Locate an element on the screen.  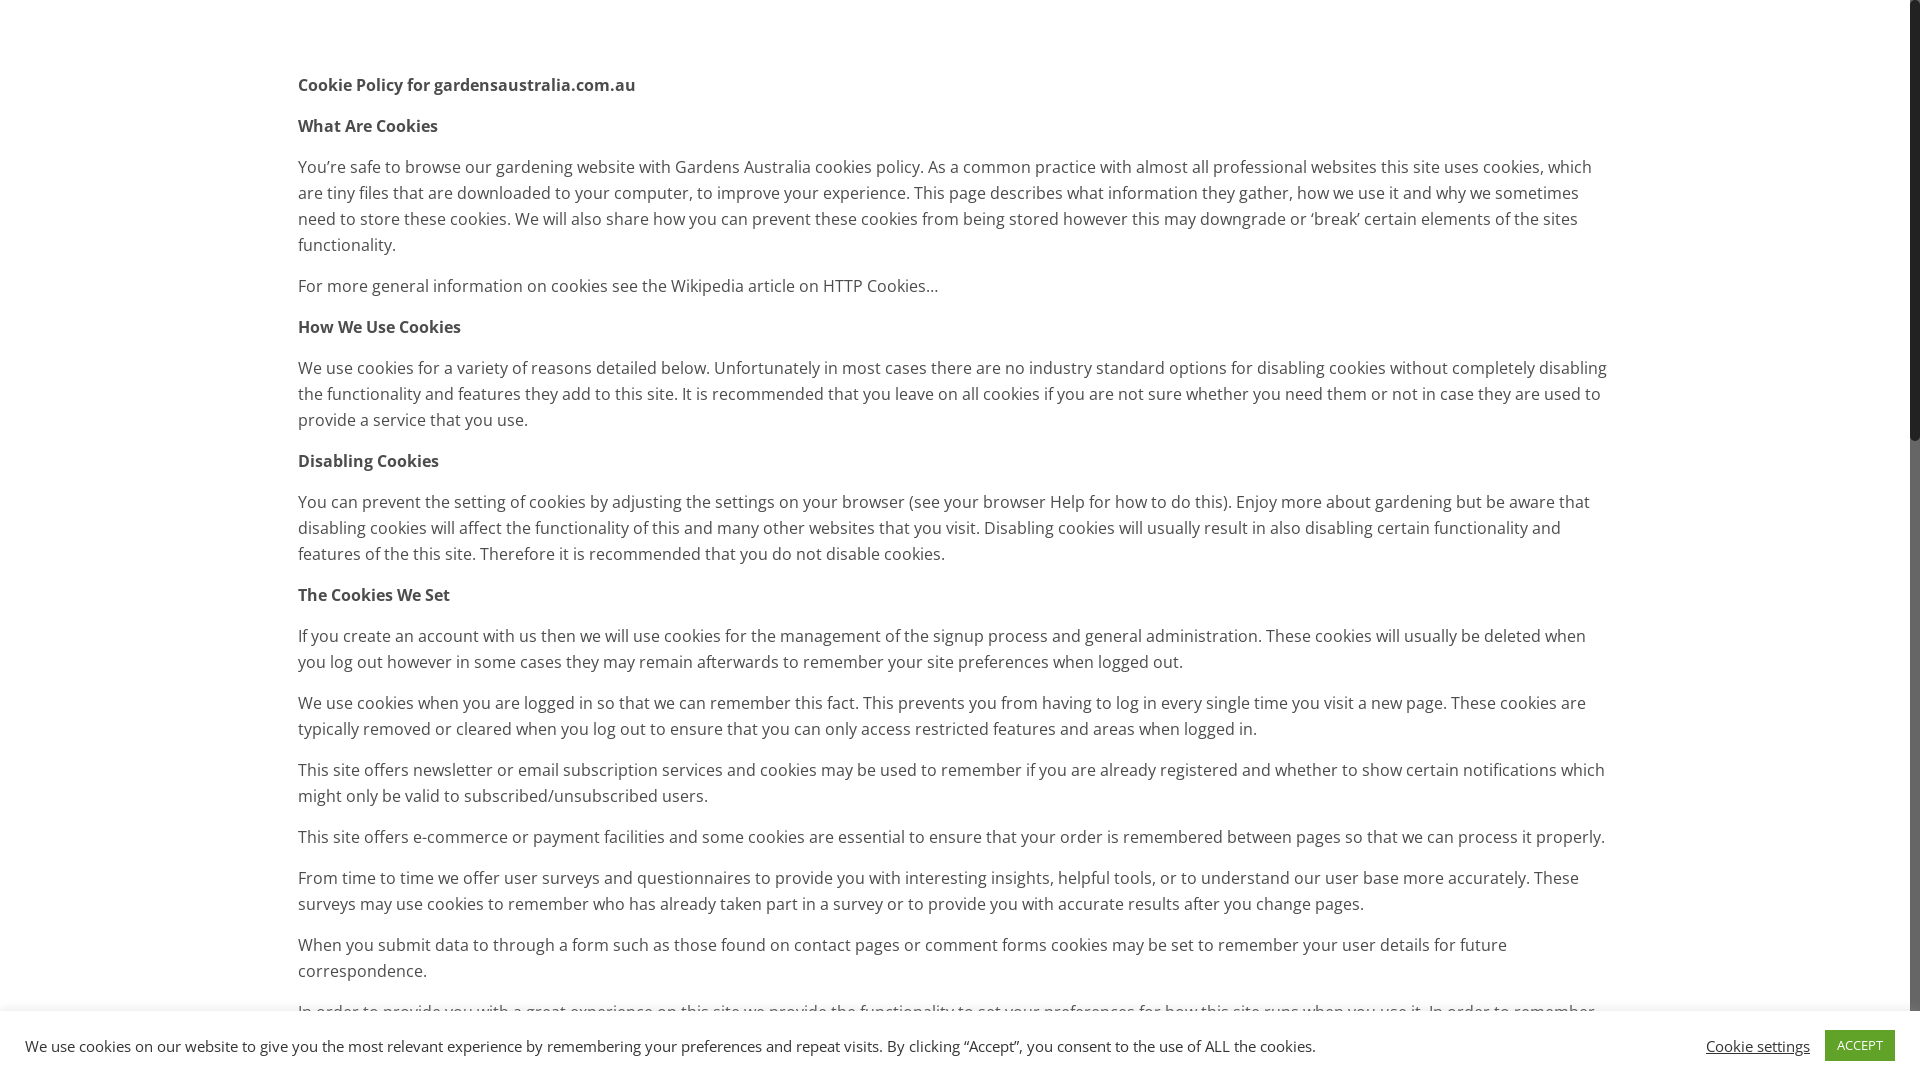
'Cookie settings' is located at coordinates (1756, 1044).